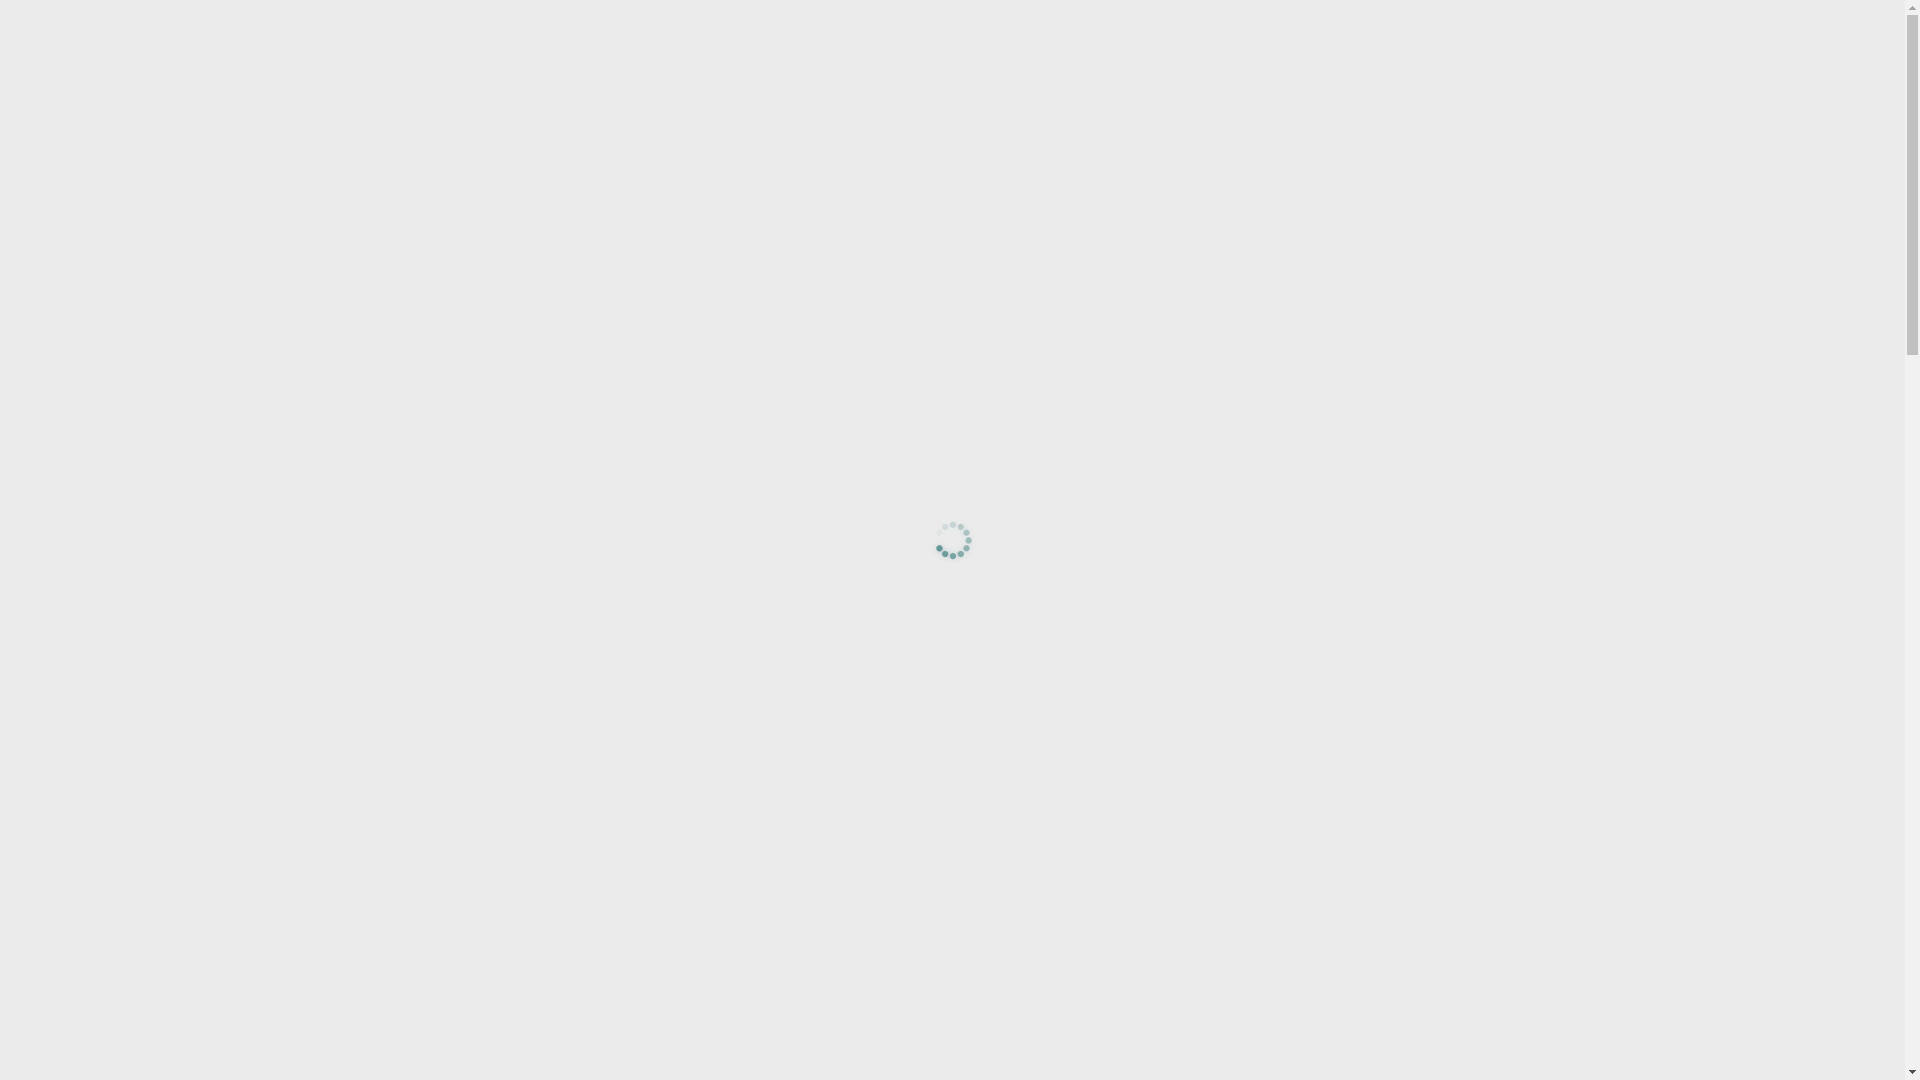  Describe the element at coordinates (1380, 82) in the screenshot. I see `'Support'` at that location.